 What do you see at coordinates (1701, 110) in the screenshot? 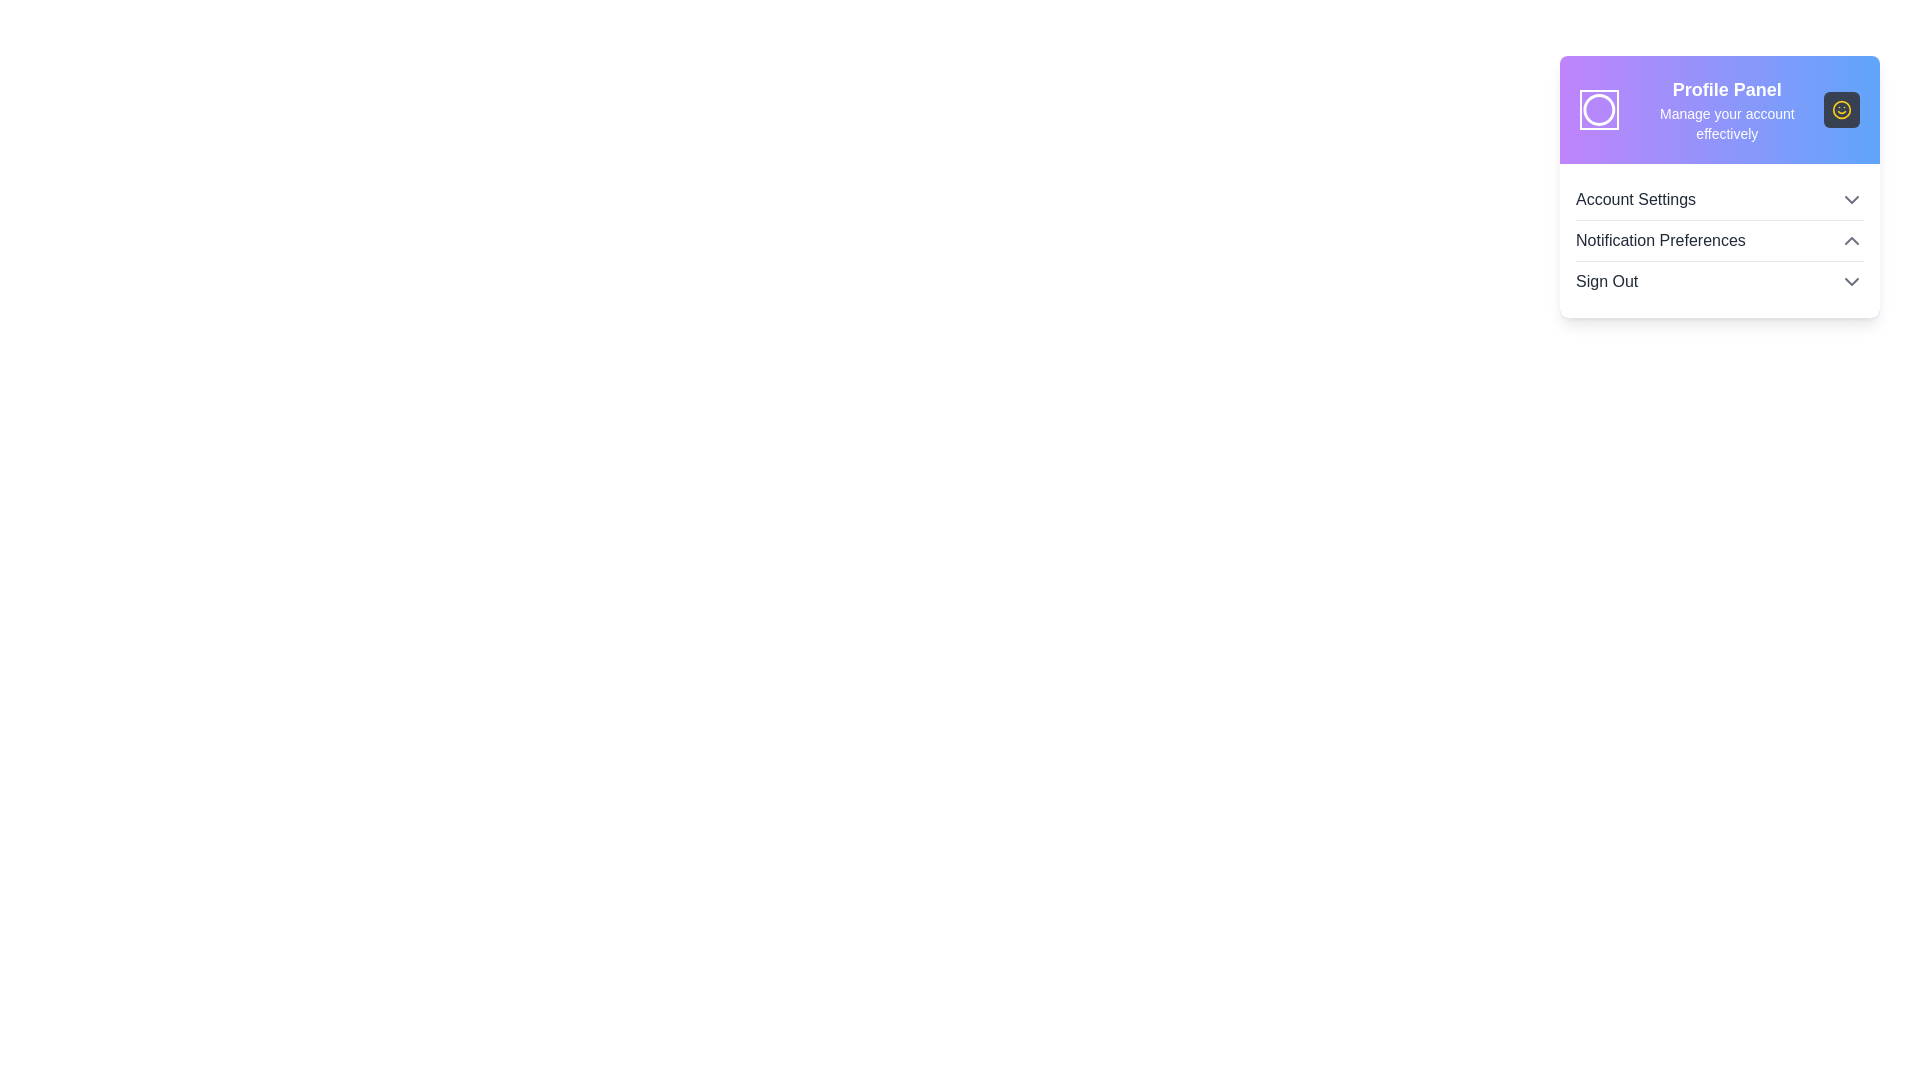
I see `the circular icon in the Profile Panel header for profile actions` at bounding box center [1701, 110].